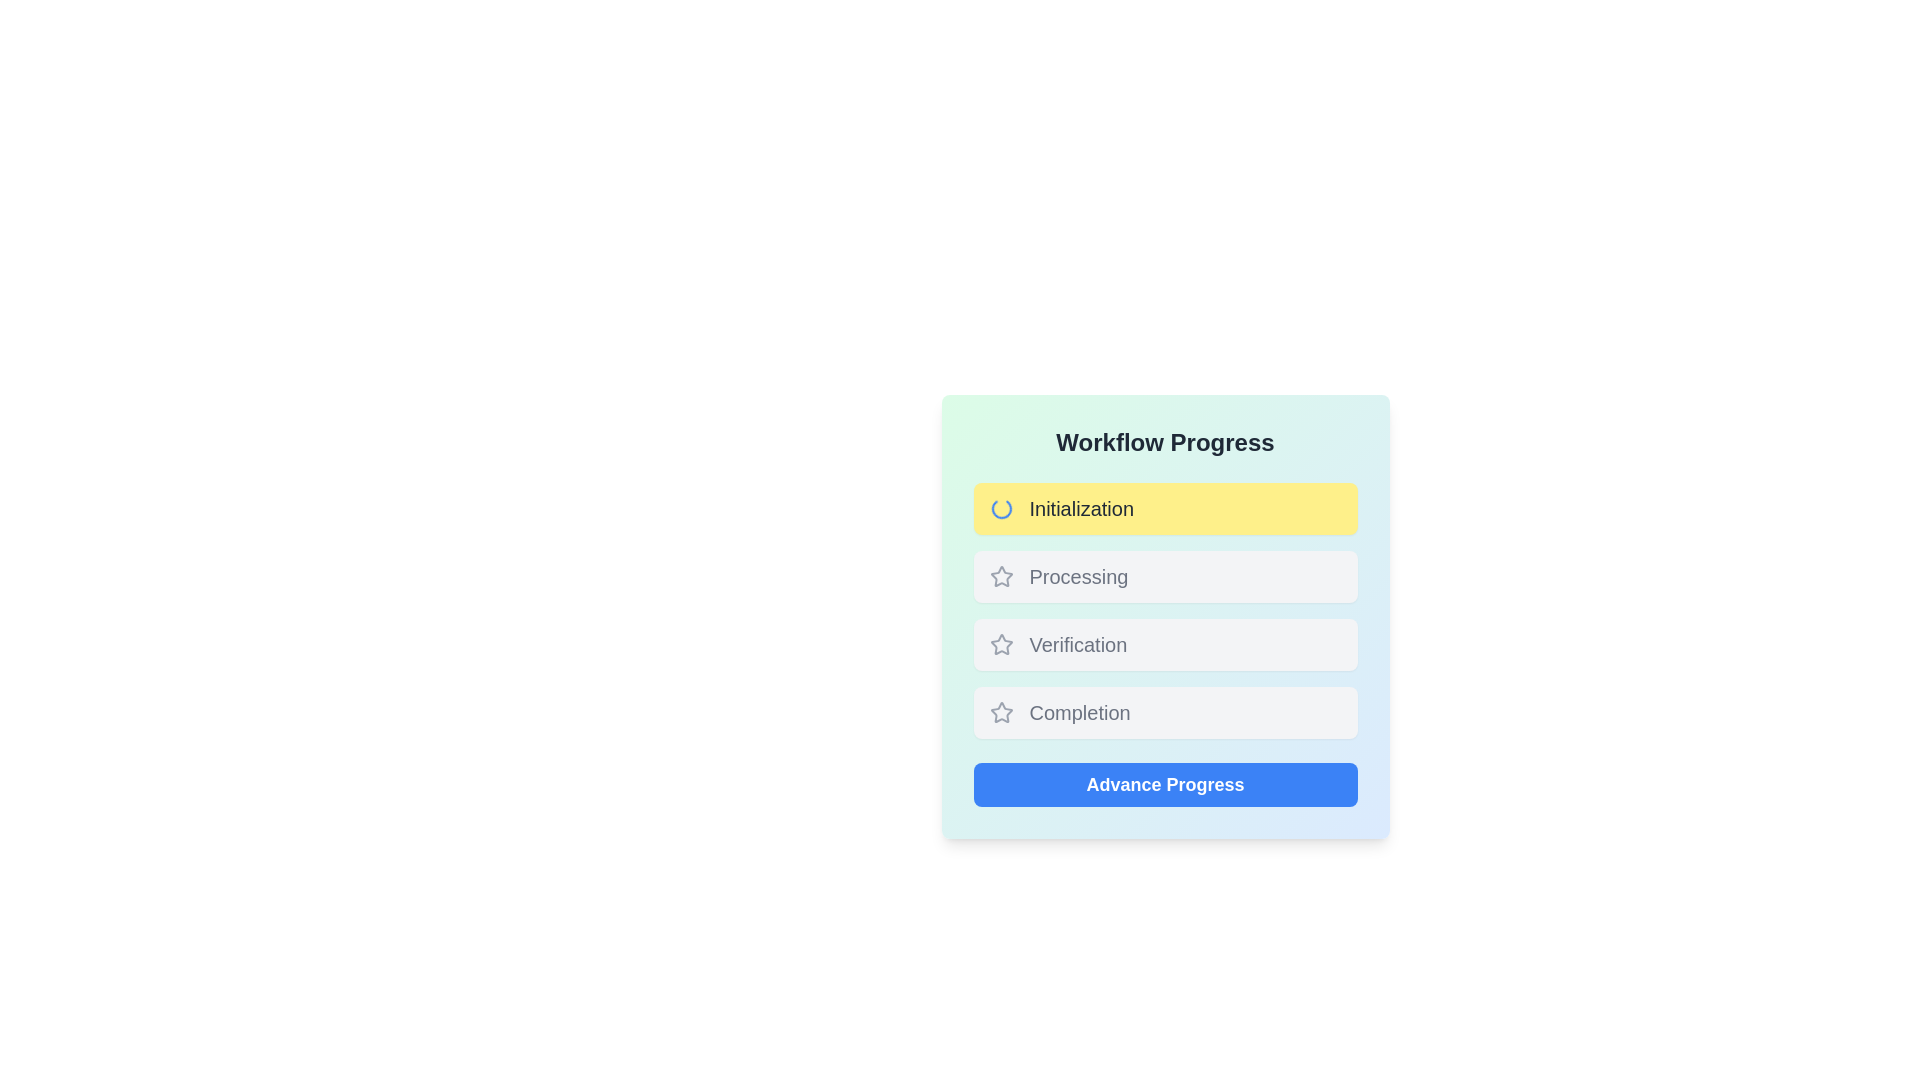 The width and height of the screenshot is (1920, 1080). What do you see at coordinates (1165, 784) in the screenshot?
I see `the 'Advance Progress' button at the bottom of the 'Workflow Progress' panel` at bounding box center [1165, 784].